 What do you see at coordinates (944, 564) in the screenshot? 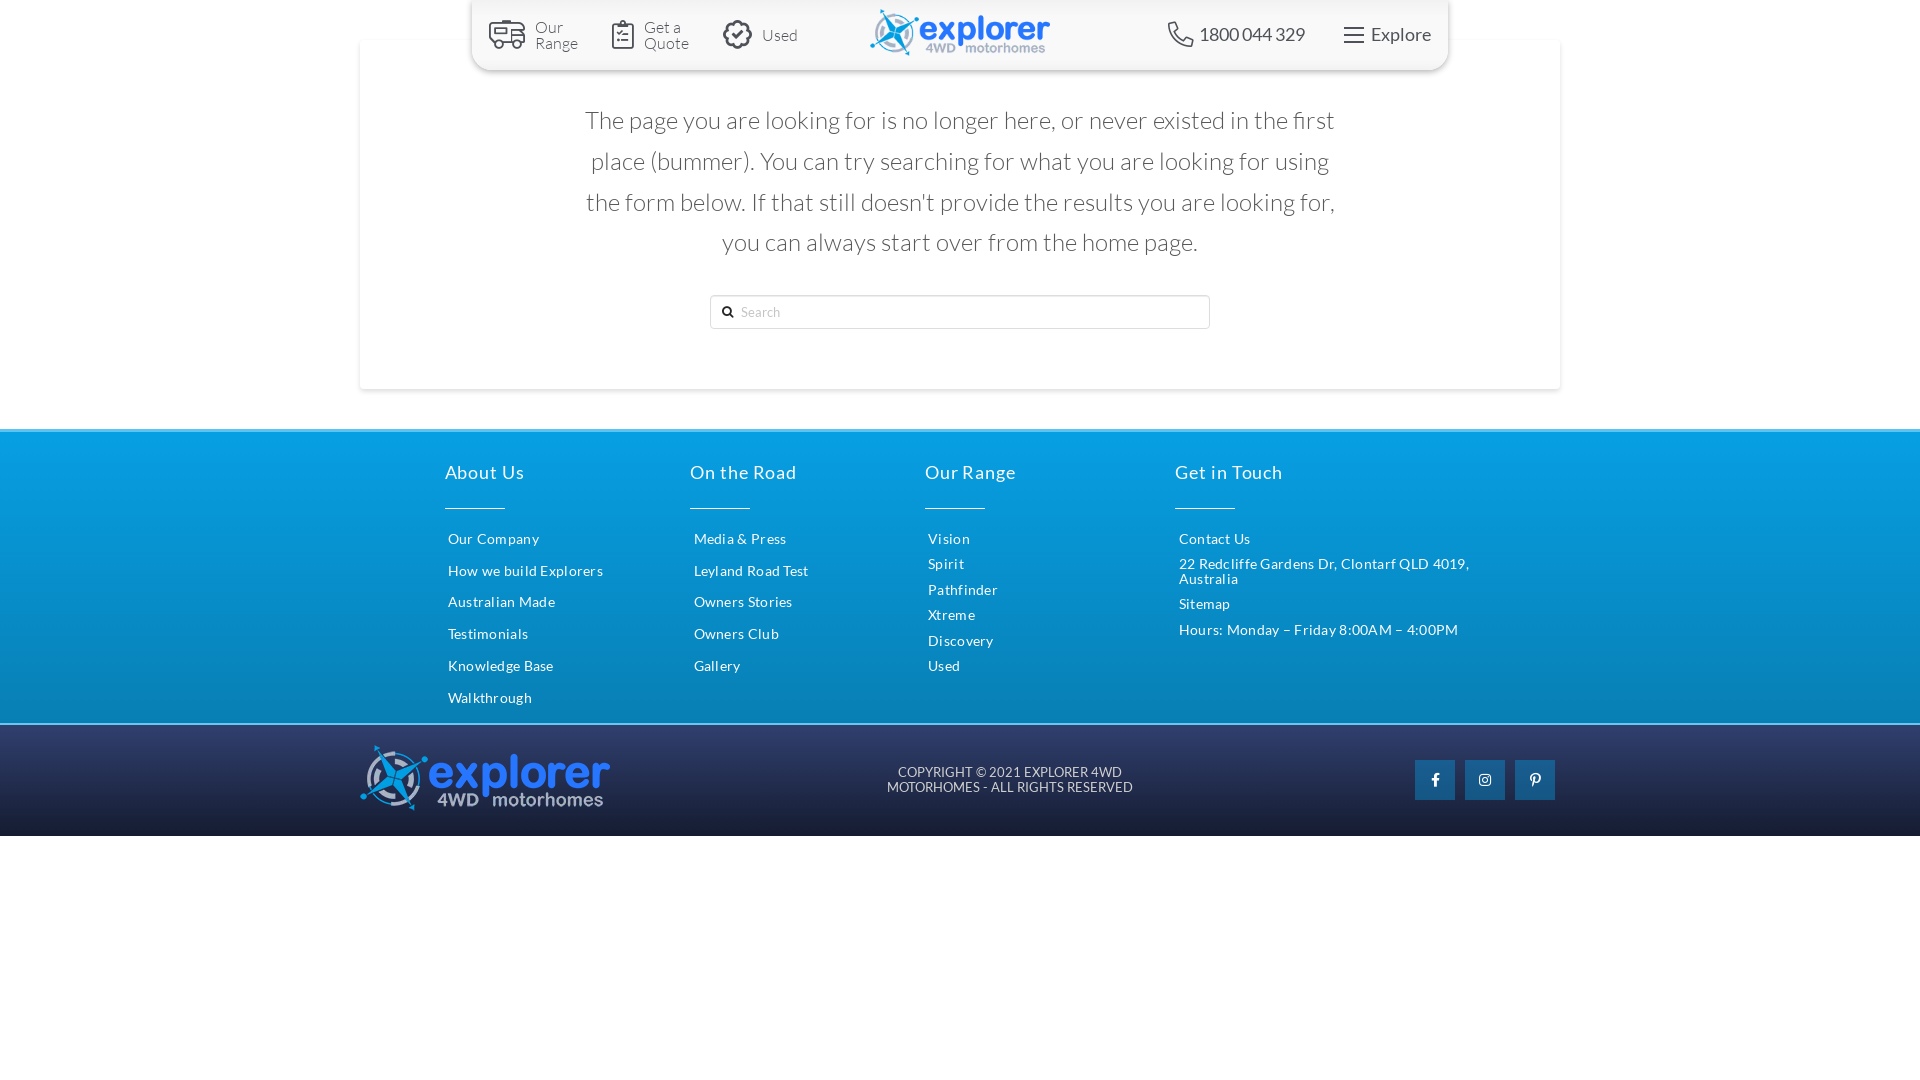
I see `'Spirit'` at bounding box center [944, 564].